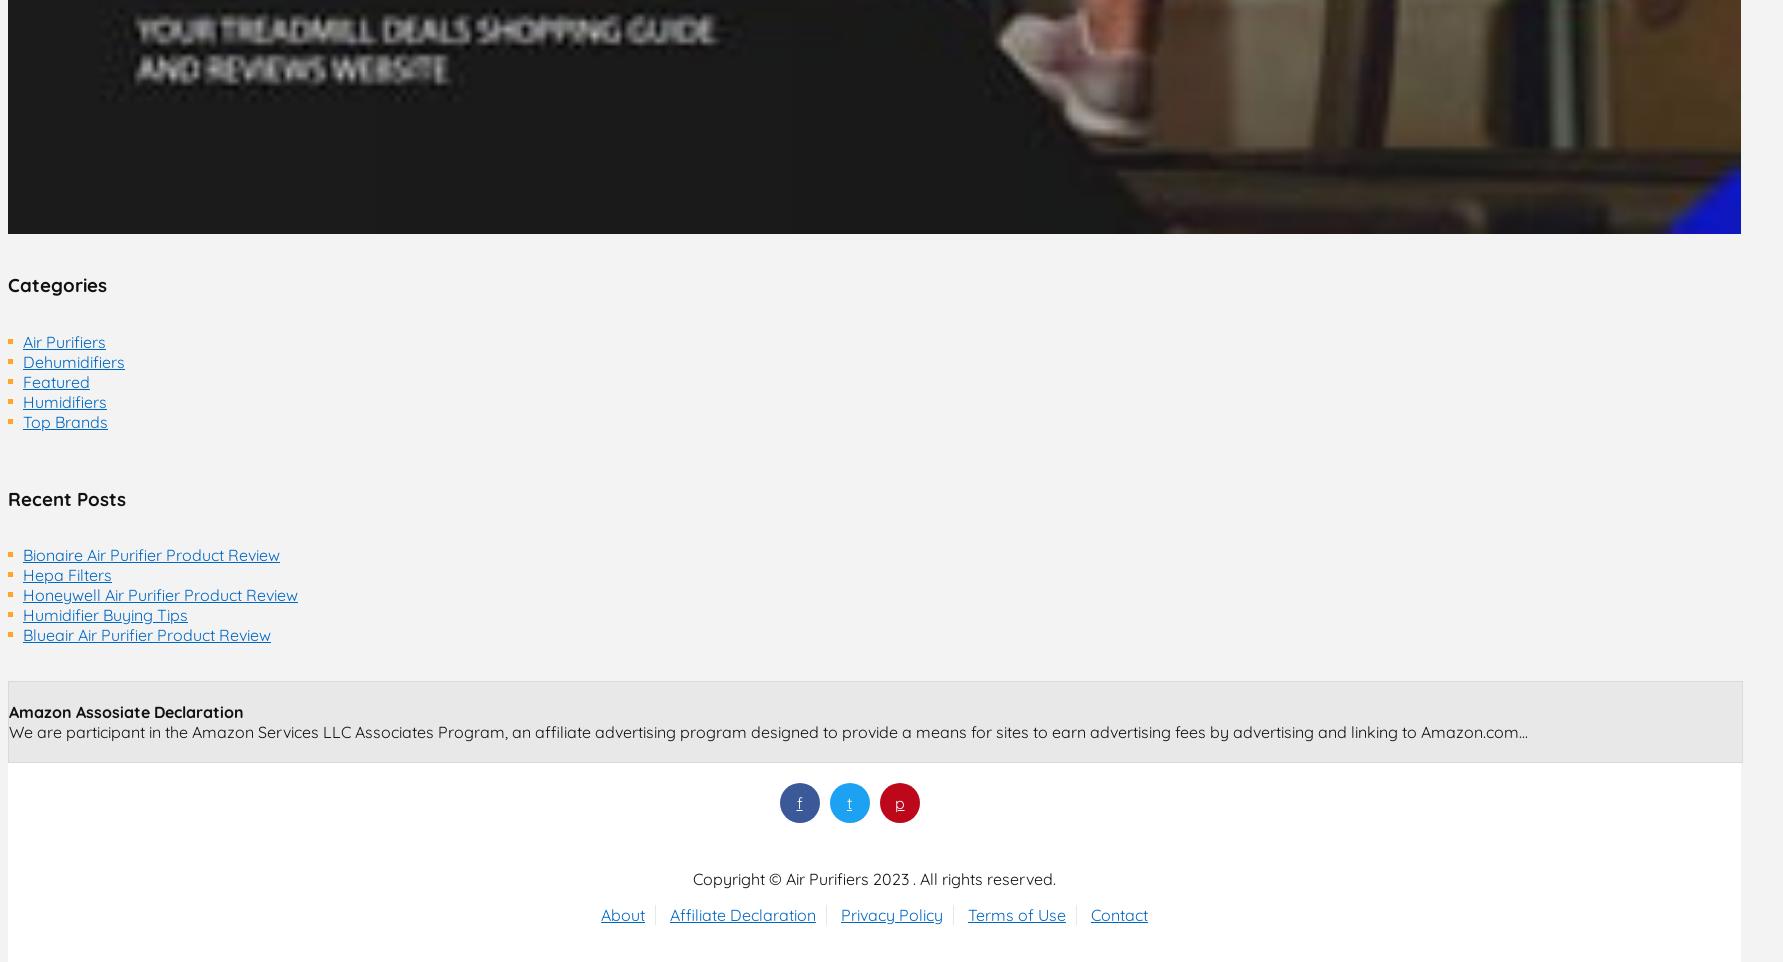  I want to click on 'Terms of Use', so click(1017, 913).